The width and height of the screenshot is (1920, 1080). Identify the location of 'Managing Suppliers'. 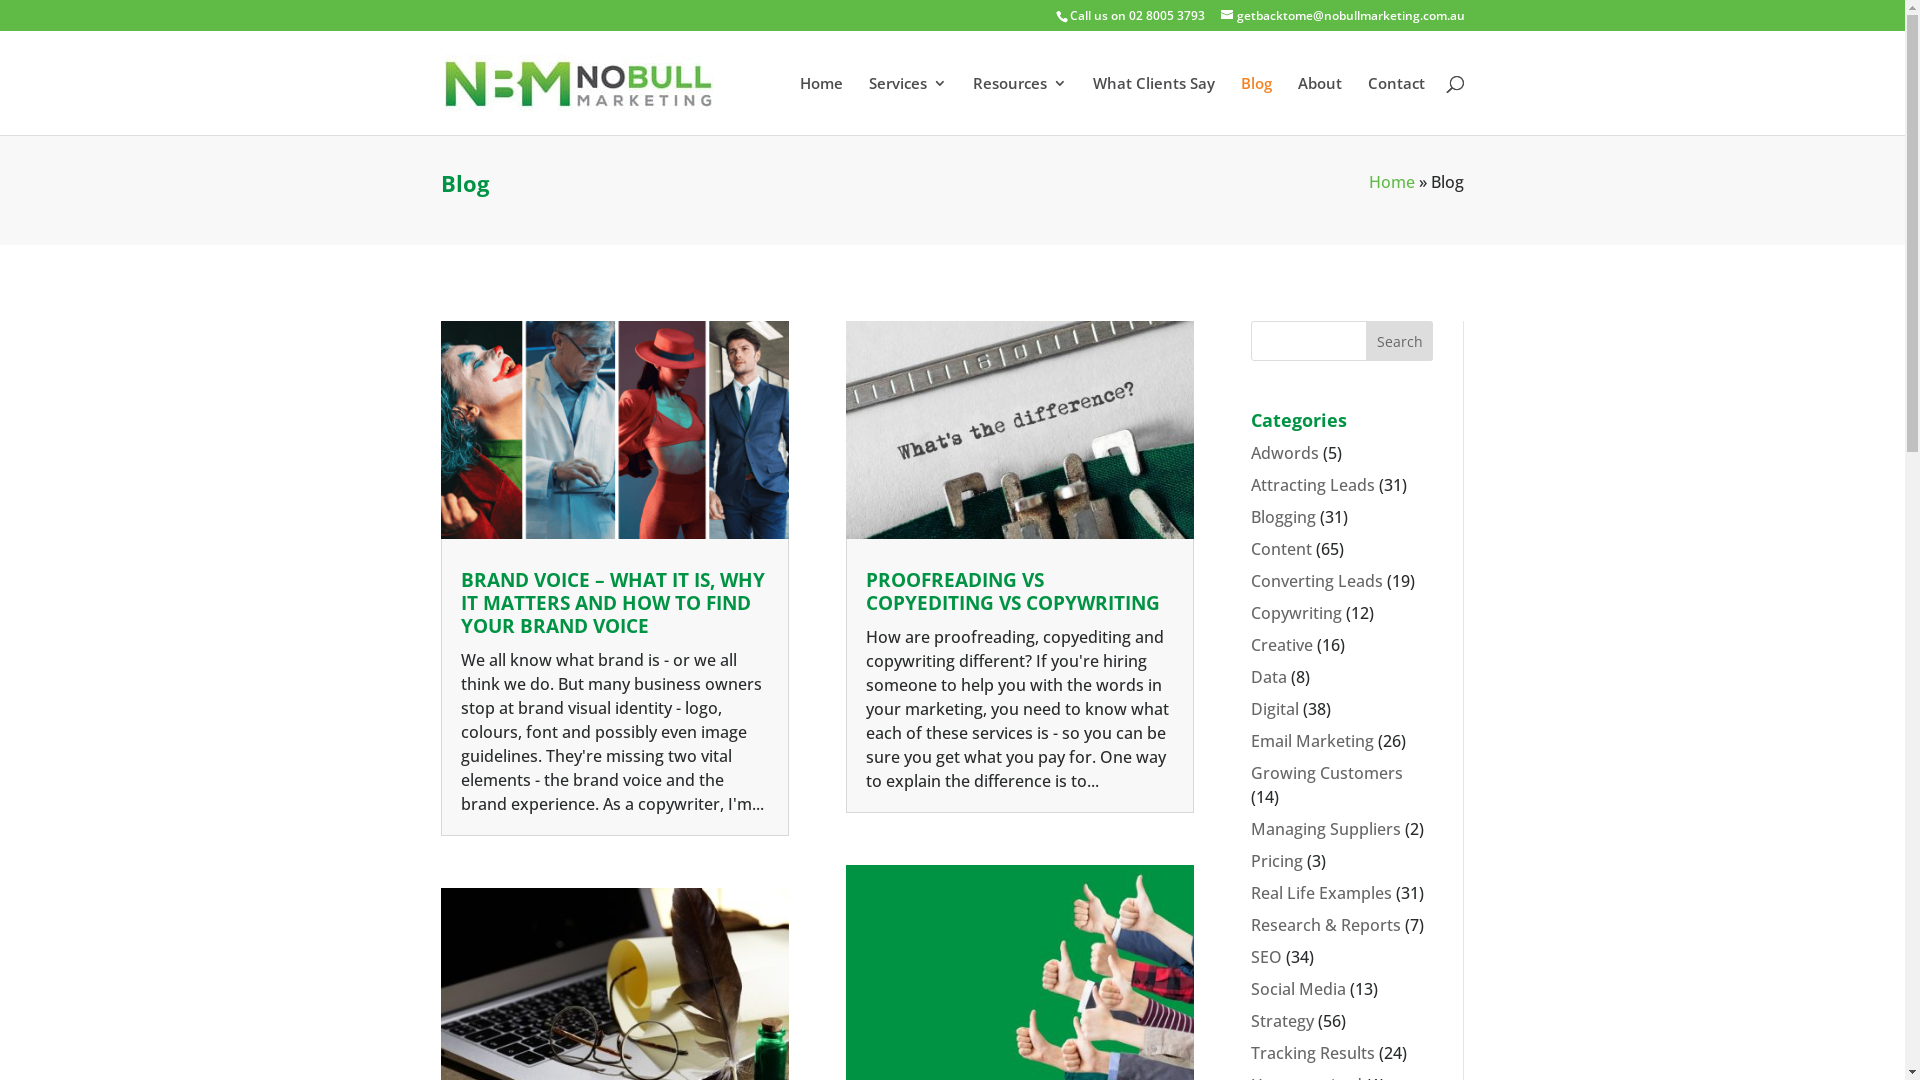
(1250, 829).